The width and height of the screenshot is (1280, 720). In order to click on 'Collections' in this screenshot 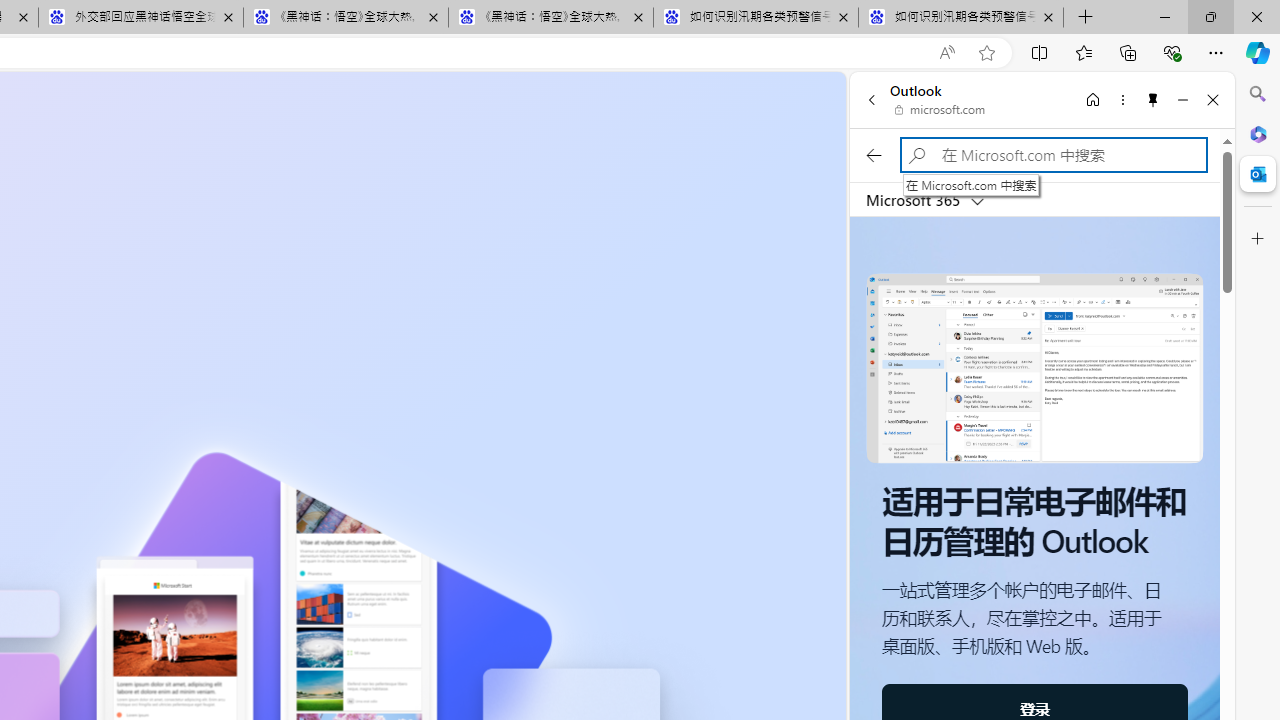, I will do `click(1128, 51)`.